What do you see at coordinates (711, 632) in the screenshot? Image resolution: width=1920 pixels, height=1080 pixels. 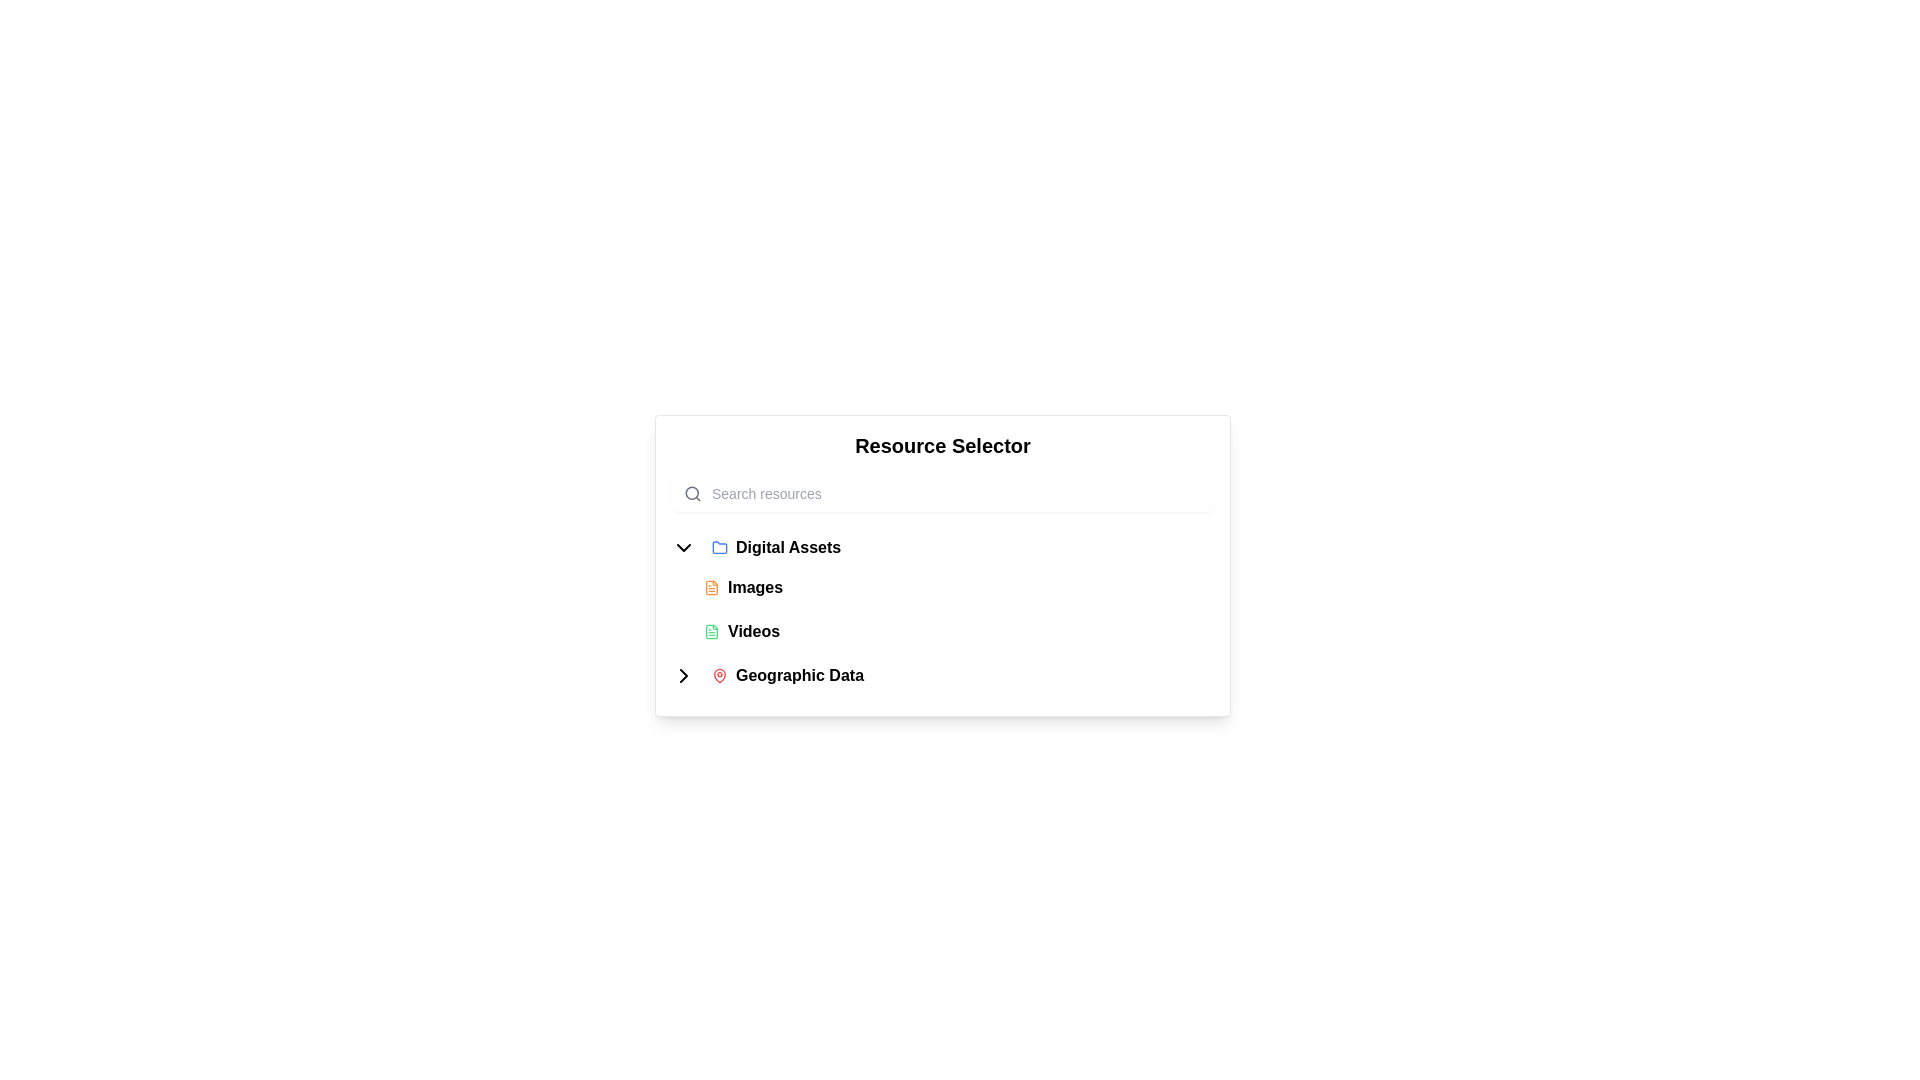 I see `the icon representing the resource category for video-related data, located to the left of the word 'Videos'` at bounding box center [711, 632].